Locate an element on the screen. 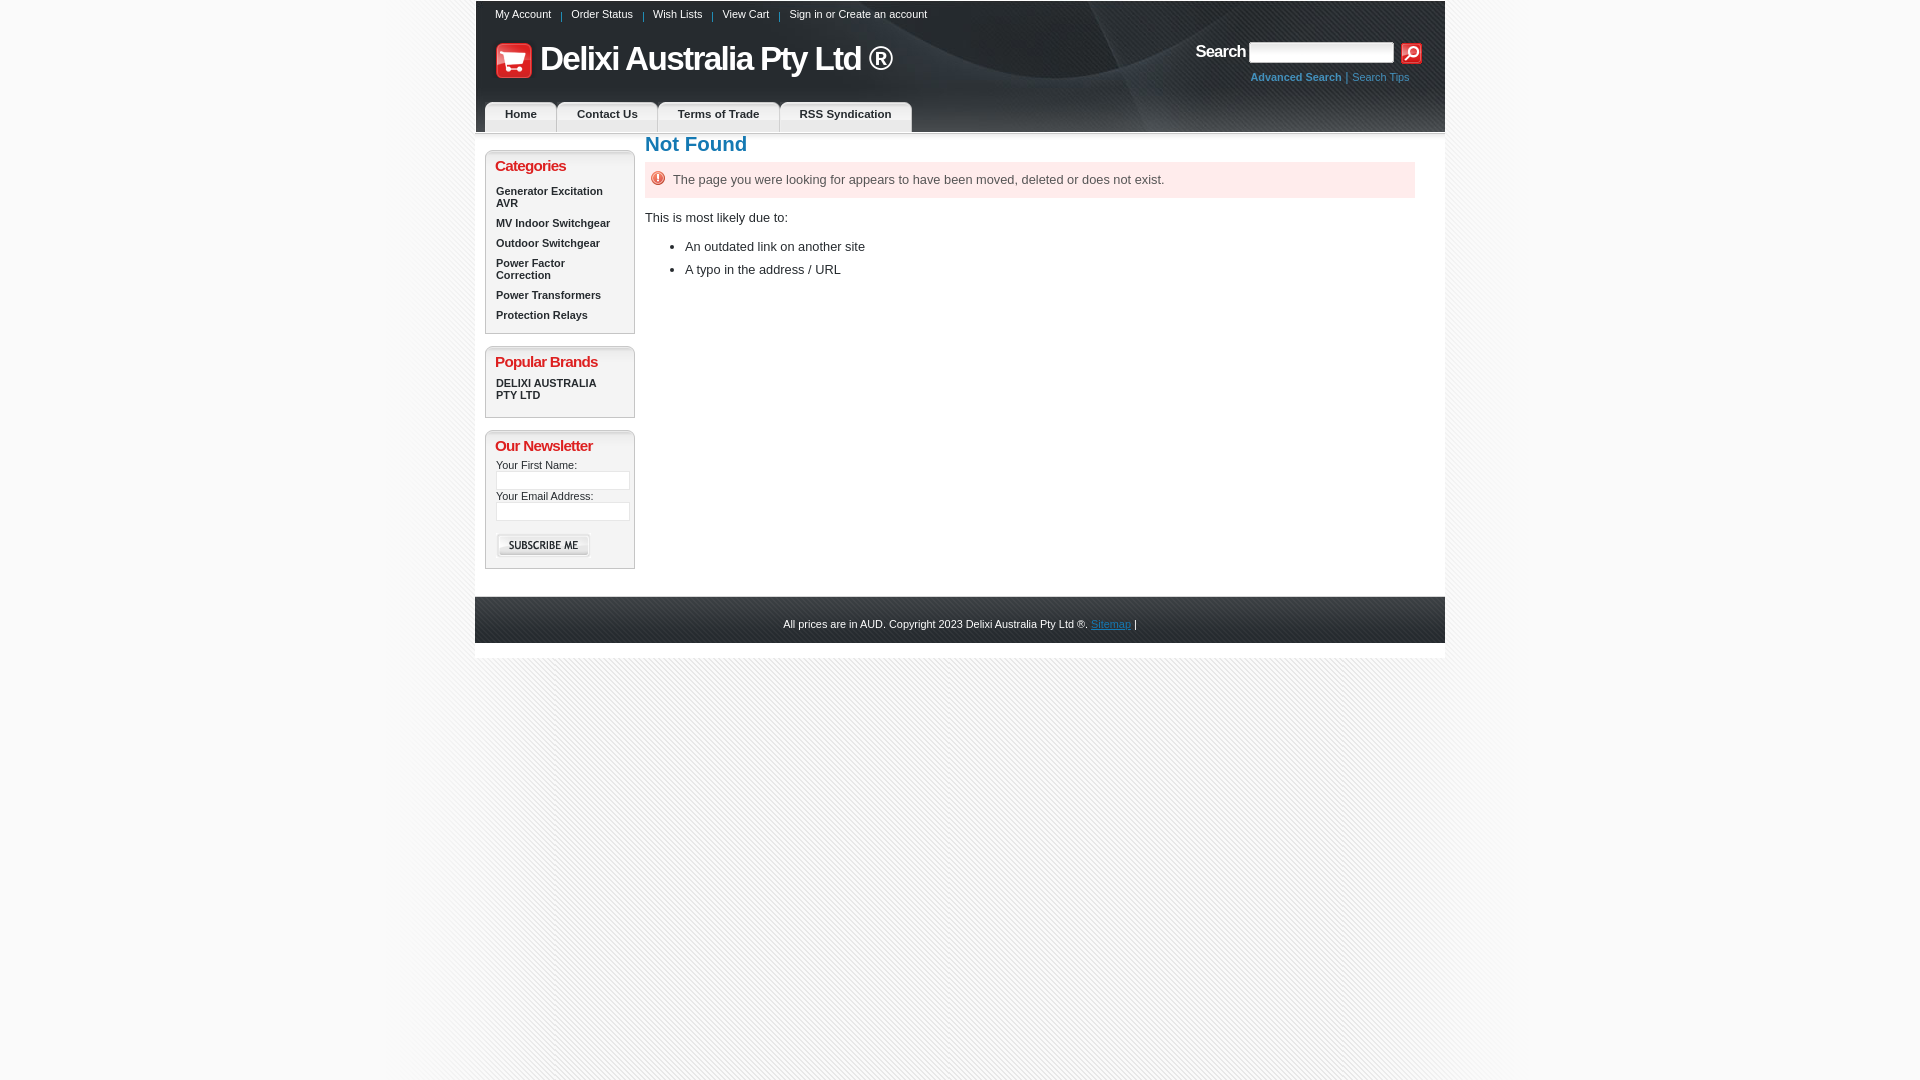 This screenshot has width=1920, height=1080. 'Wish Lists' is located at coordinates (677, 19).